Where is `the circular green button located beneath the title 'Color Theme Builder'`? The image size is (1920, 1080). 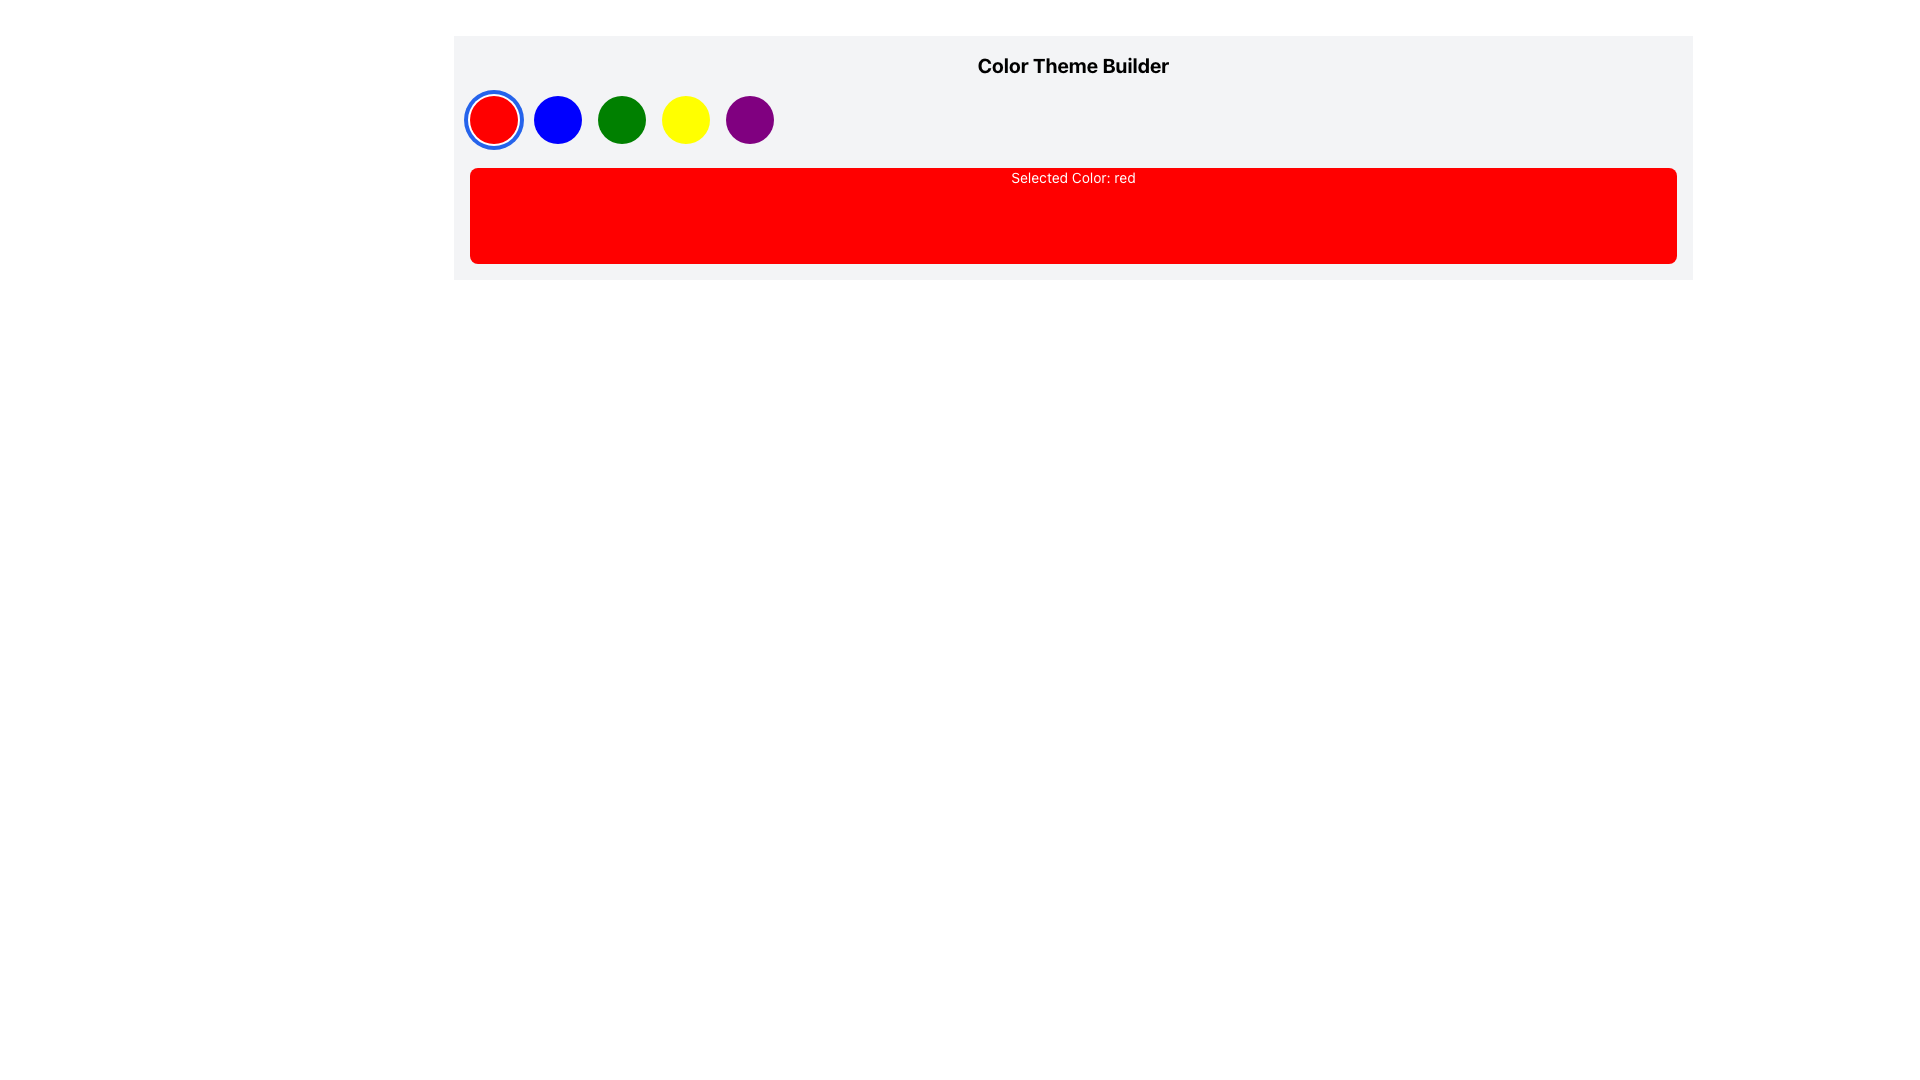 the circular green button located beneath the title 'Color Theme Builder' is located at coordinates (621, 119).